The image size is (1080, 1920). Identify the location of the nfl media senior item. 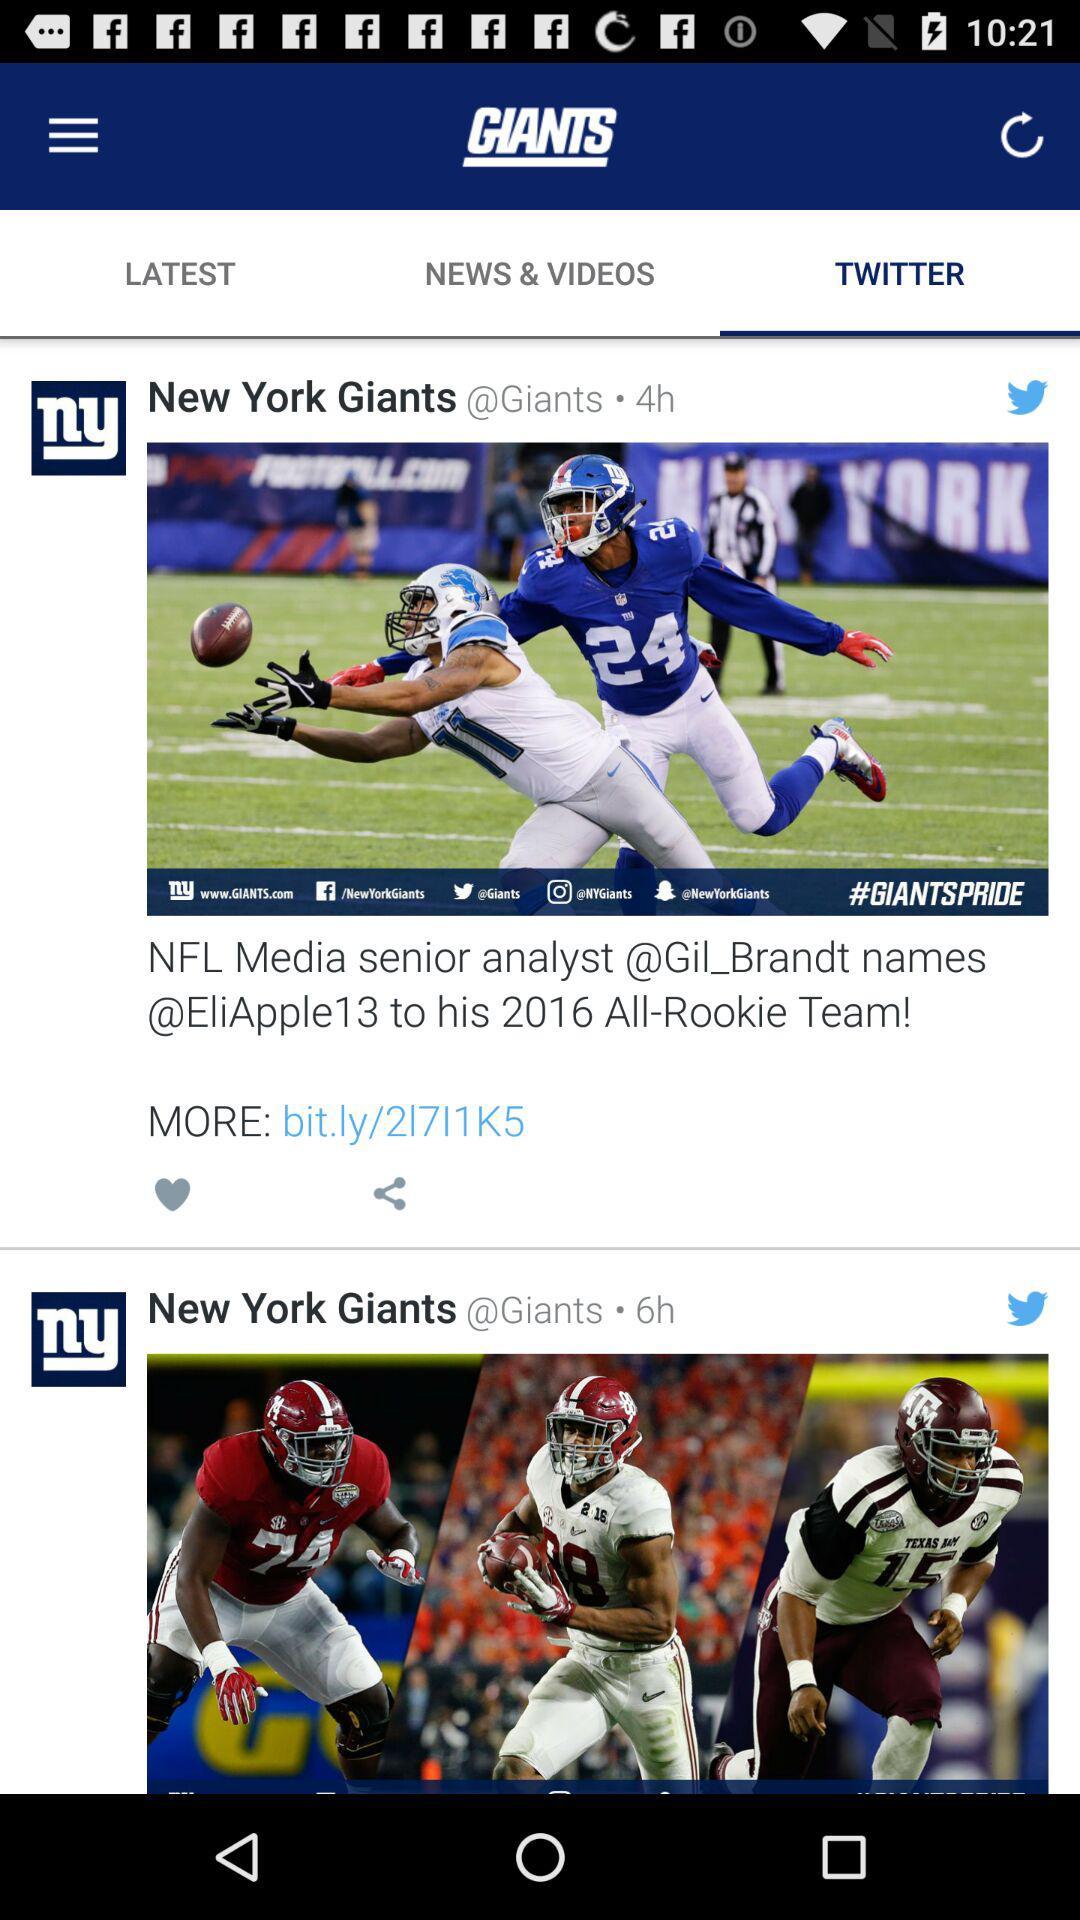
(596, 1037).